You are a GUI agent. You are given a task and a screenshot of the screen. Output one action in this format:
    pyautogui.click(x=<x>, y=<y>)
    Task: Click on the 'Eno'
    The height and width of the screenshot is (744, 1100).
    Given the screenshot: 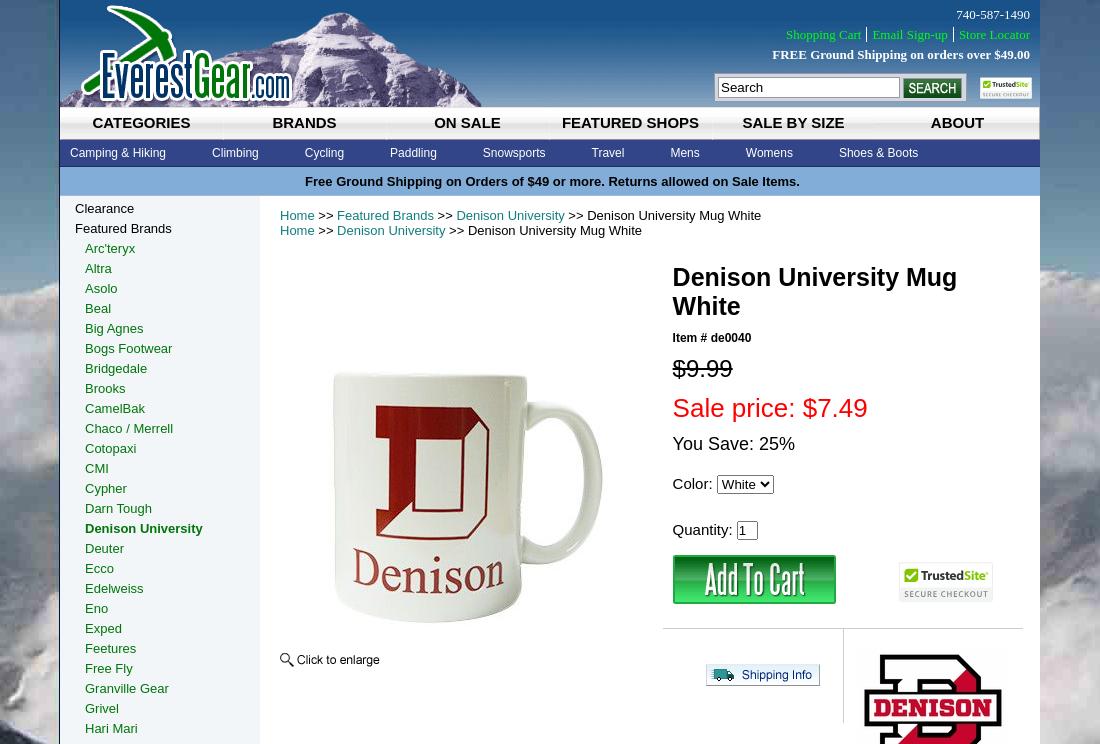 What is the action you would take?
    pyautogui.click(x=85, y=607)
    